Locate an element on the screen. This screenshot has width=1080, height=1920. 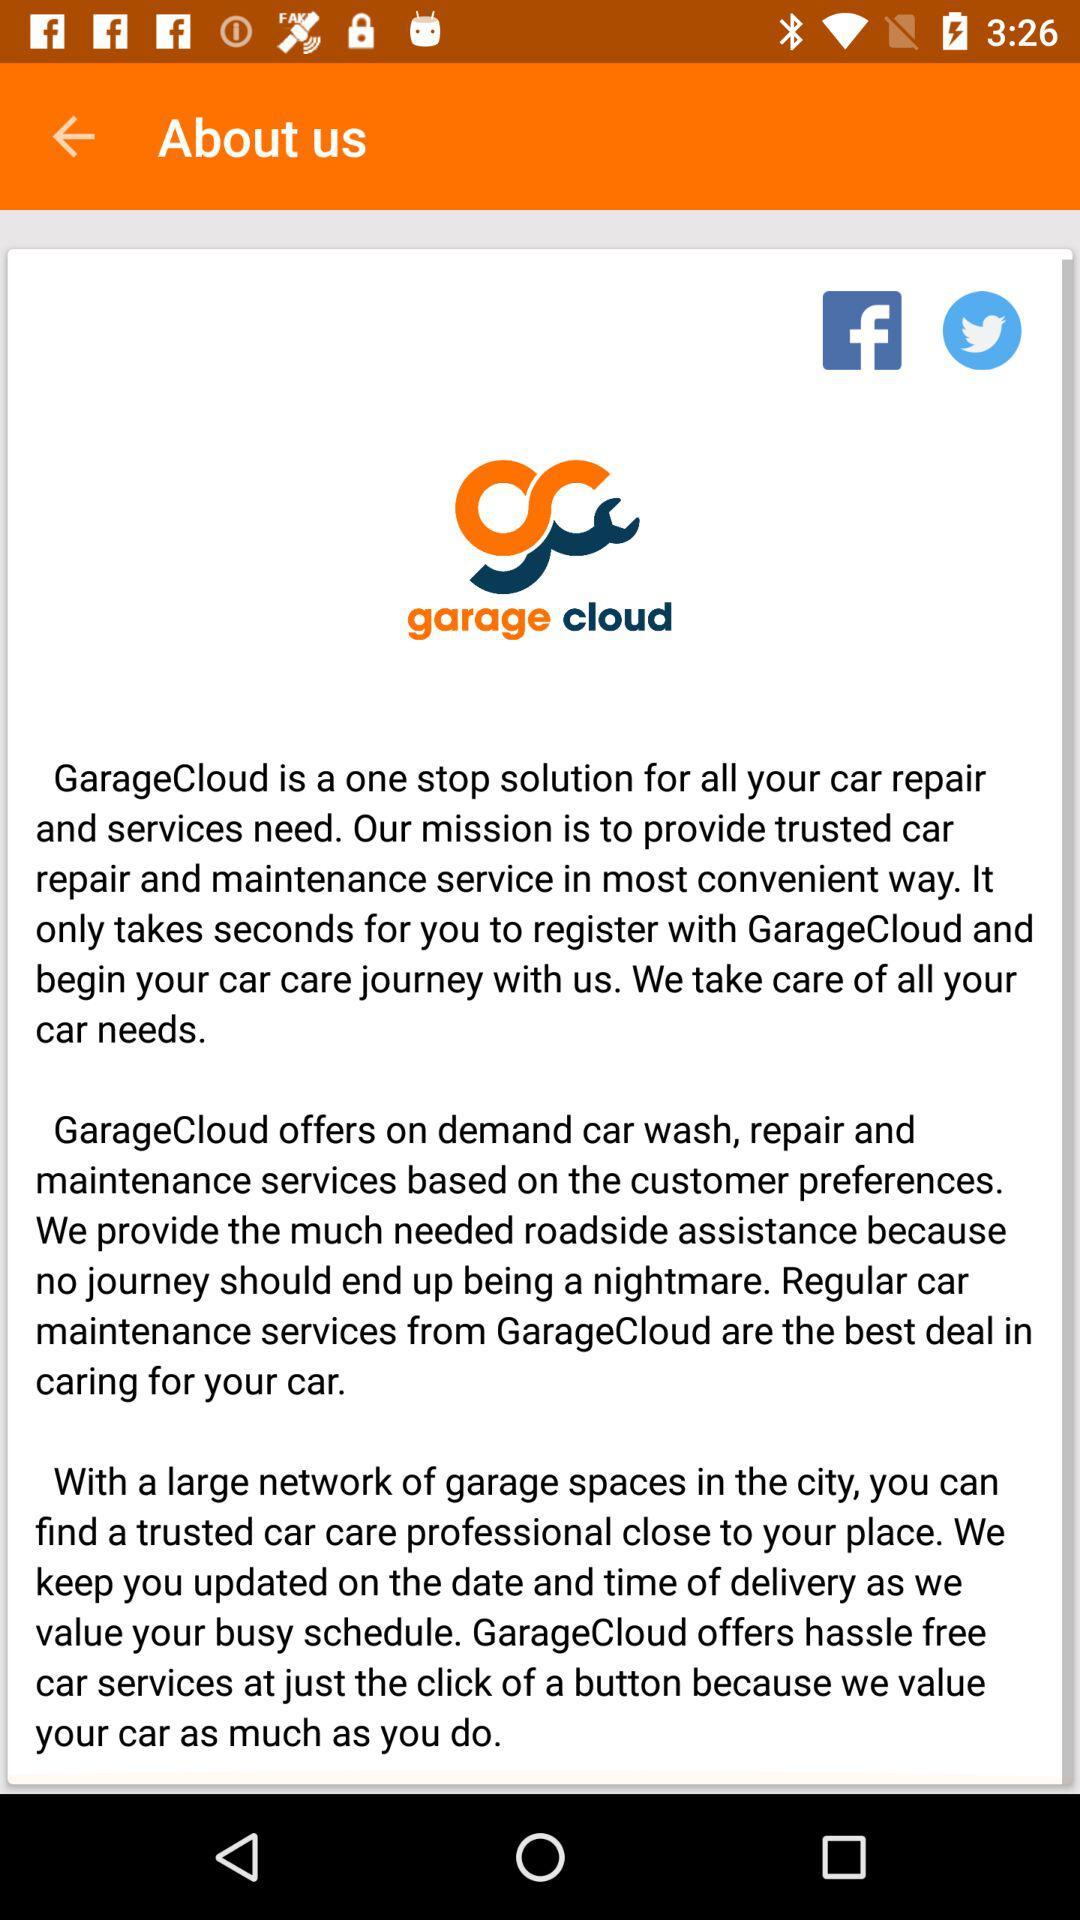
icon above the garagecloud is a item is located at coordinates (981, 324).